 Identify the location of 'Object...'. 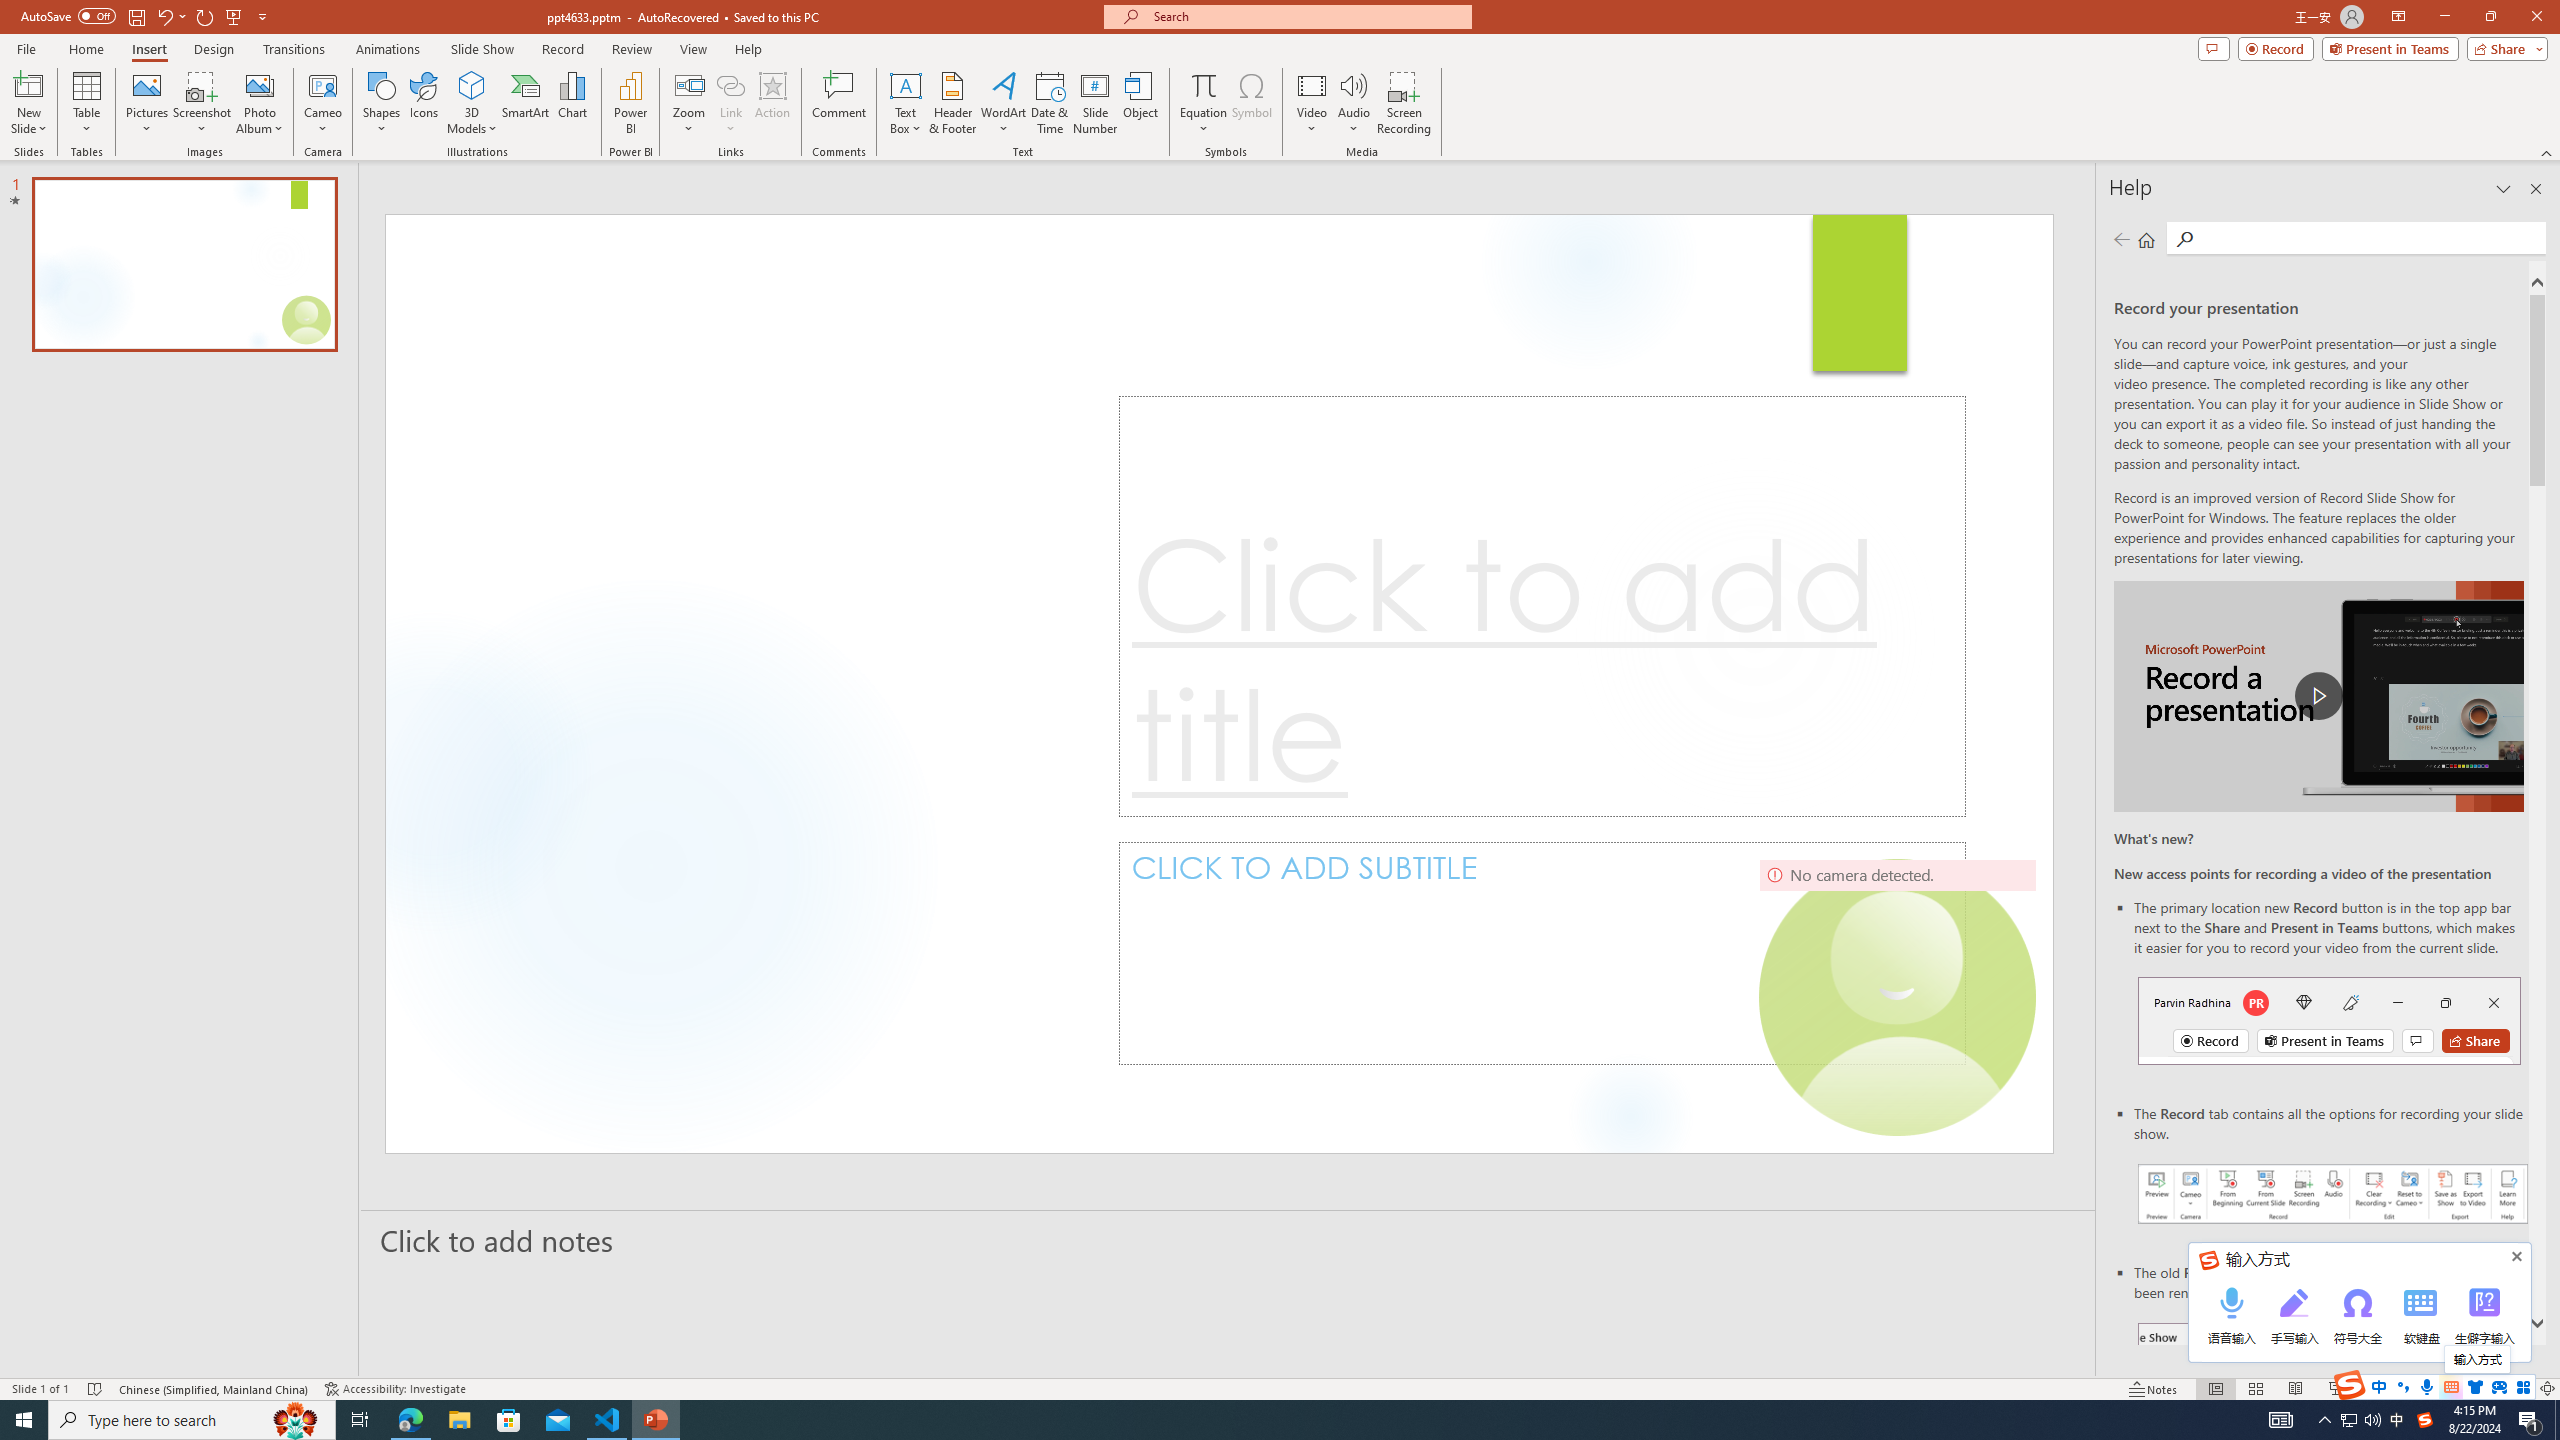
(1141, 103).